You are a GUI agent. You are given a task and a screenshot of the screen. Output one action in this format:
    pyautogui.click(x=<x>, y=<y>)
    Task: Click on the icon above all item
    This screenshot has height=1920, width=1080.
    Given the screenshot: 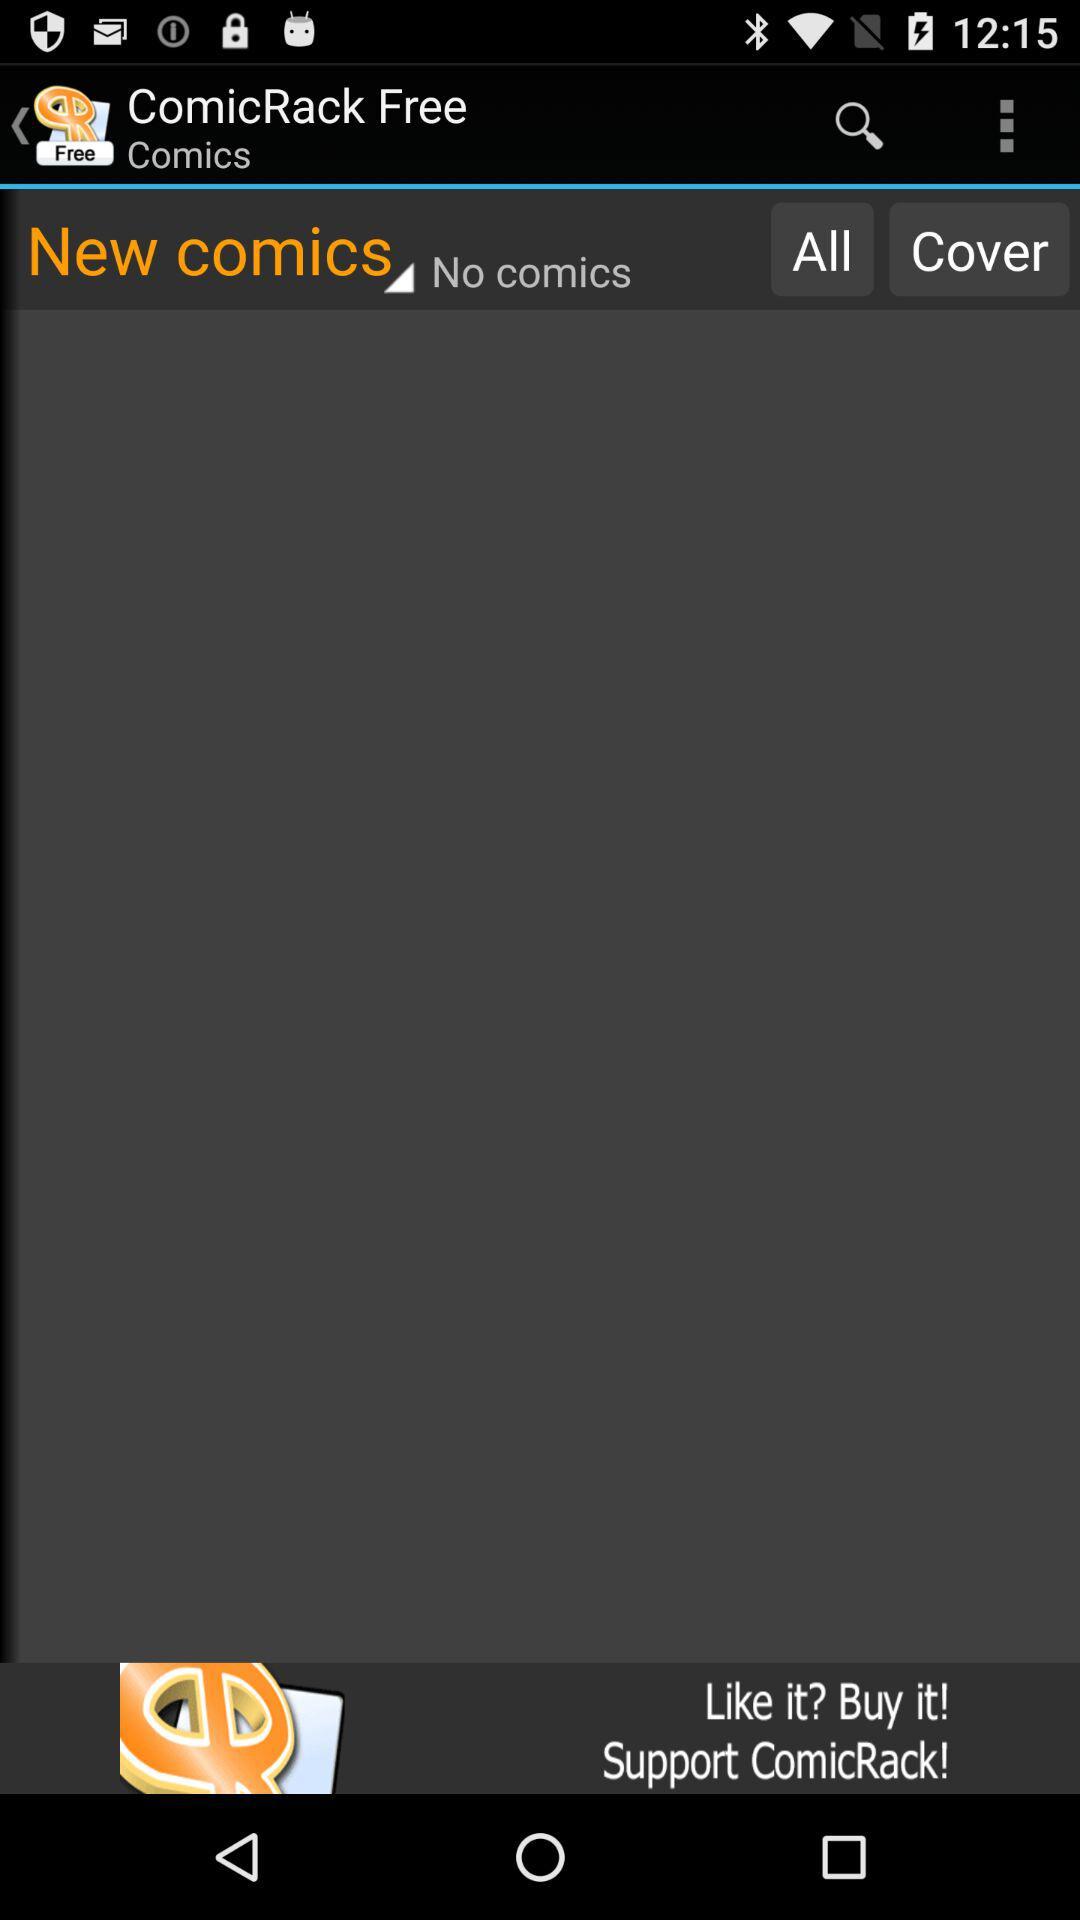 What is the action you would take?
    pyautogui.click(x=858, y=124)
    